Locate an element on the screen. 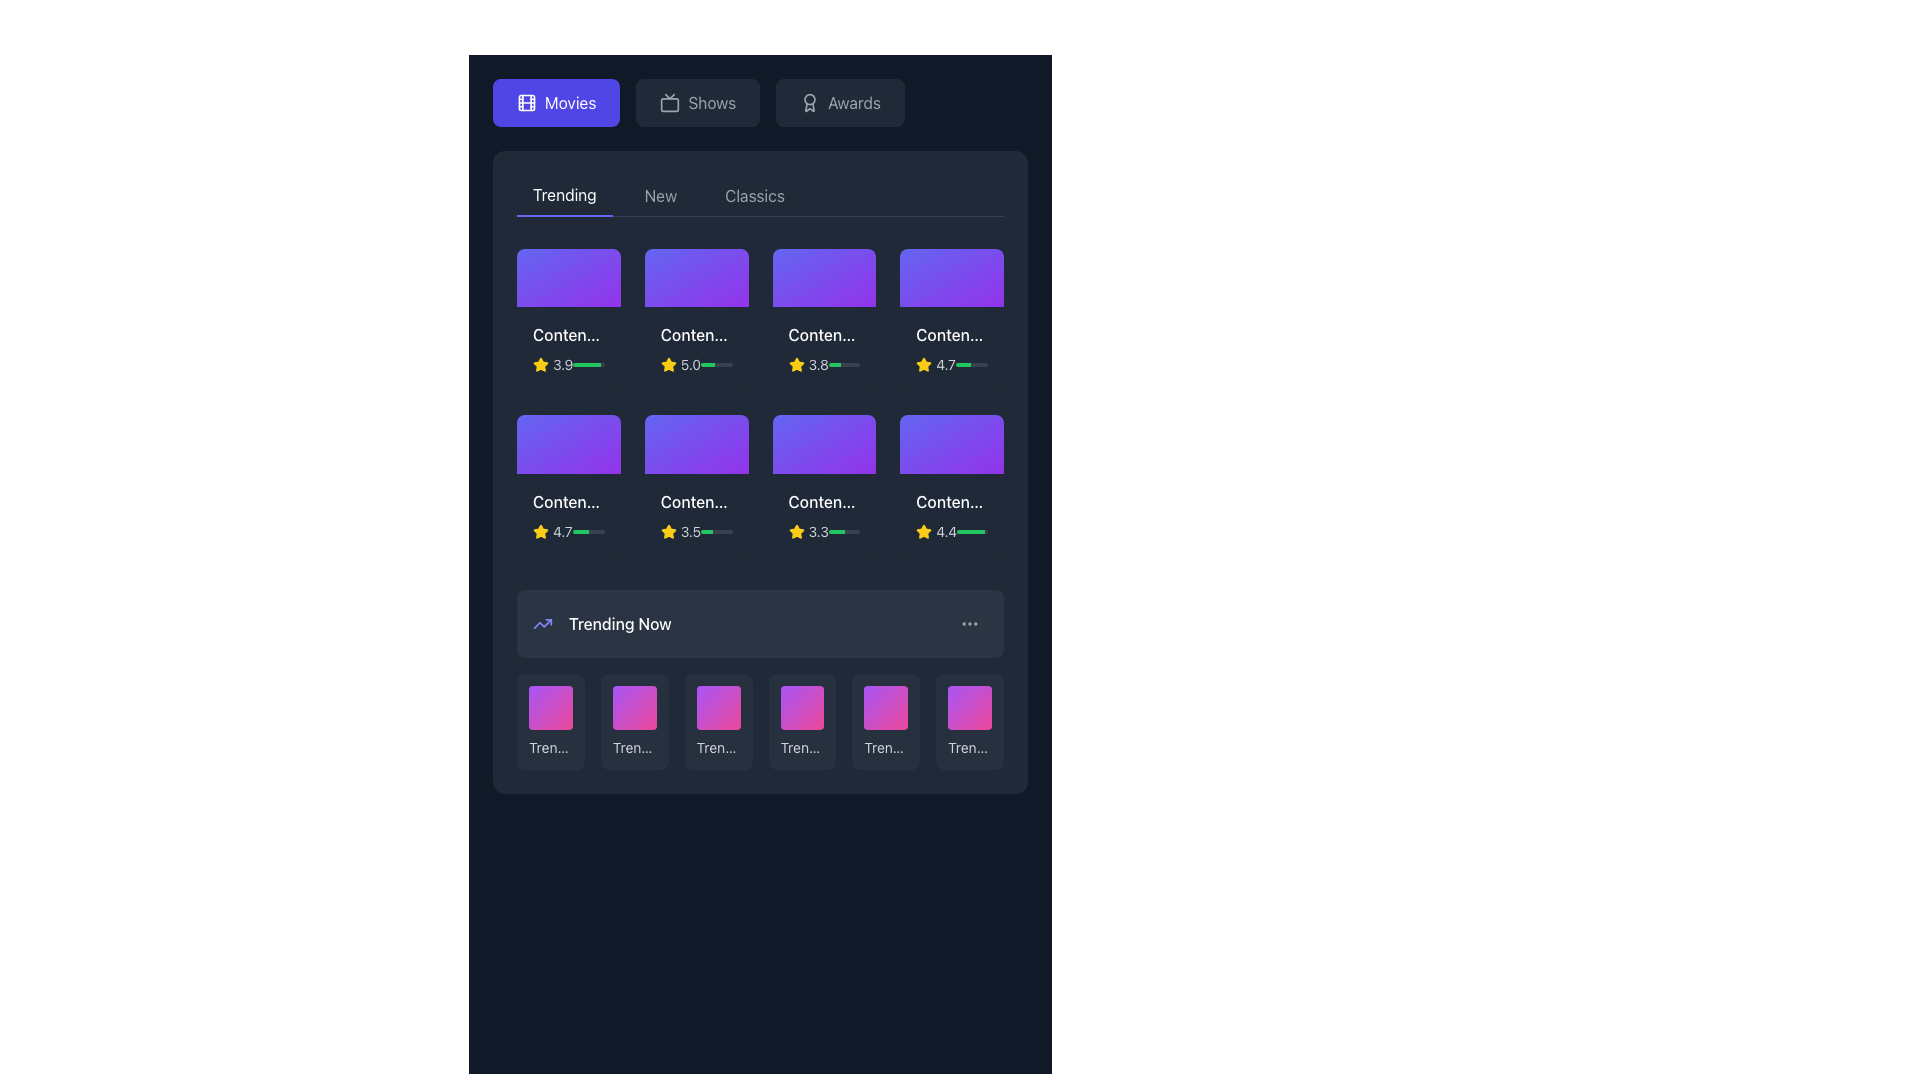 The image size is (1920, 1080). the numeric rating (3.8) displayed in white text, along with the yellow star icon and the horizontal green progress bar in the third item of the top row under the 'Trending' section of the 'Movies' tab, beneath 'Content Title 3' is located at coordinates (824, 365).